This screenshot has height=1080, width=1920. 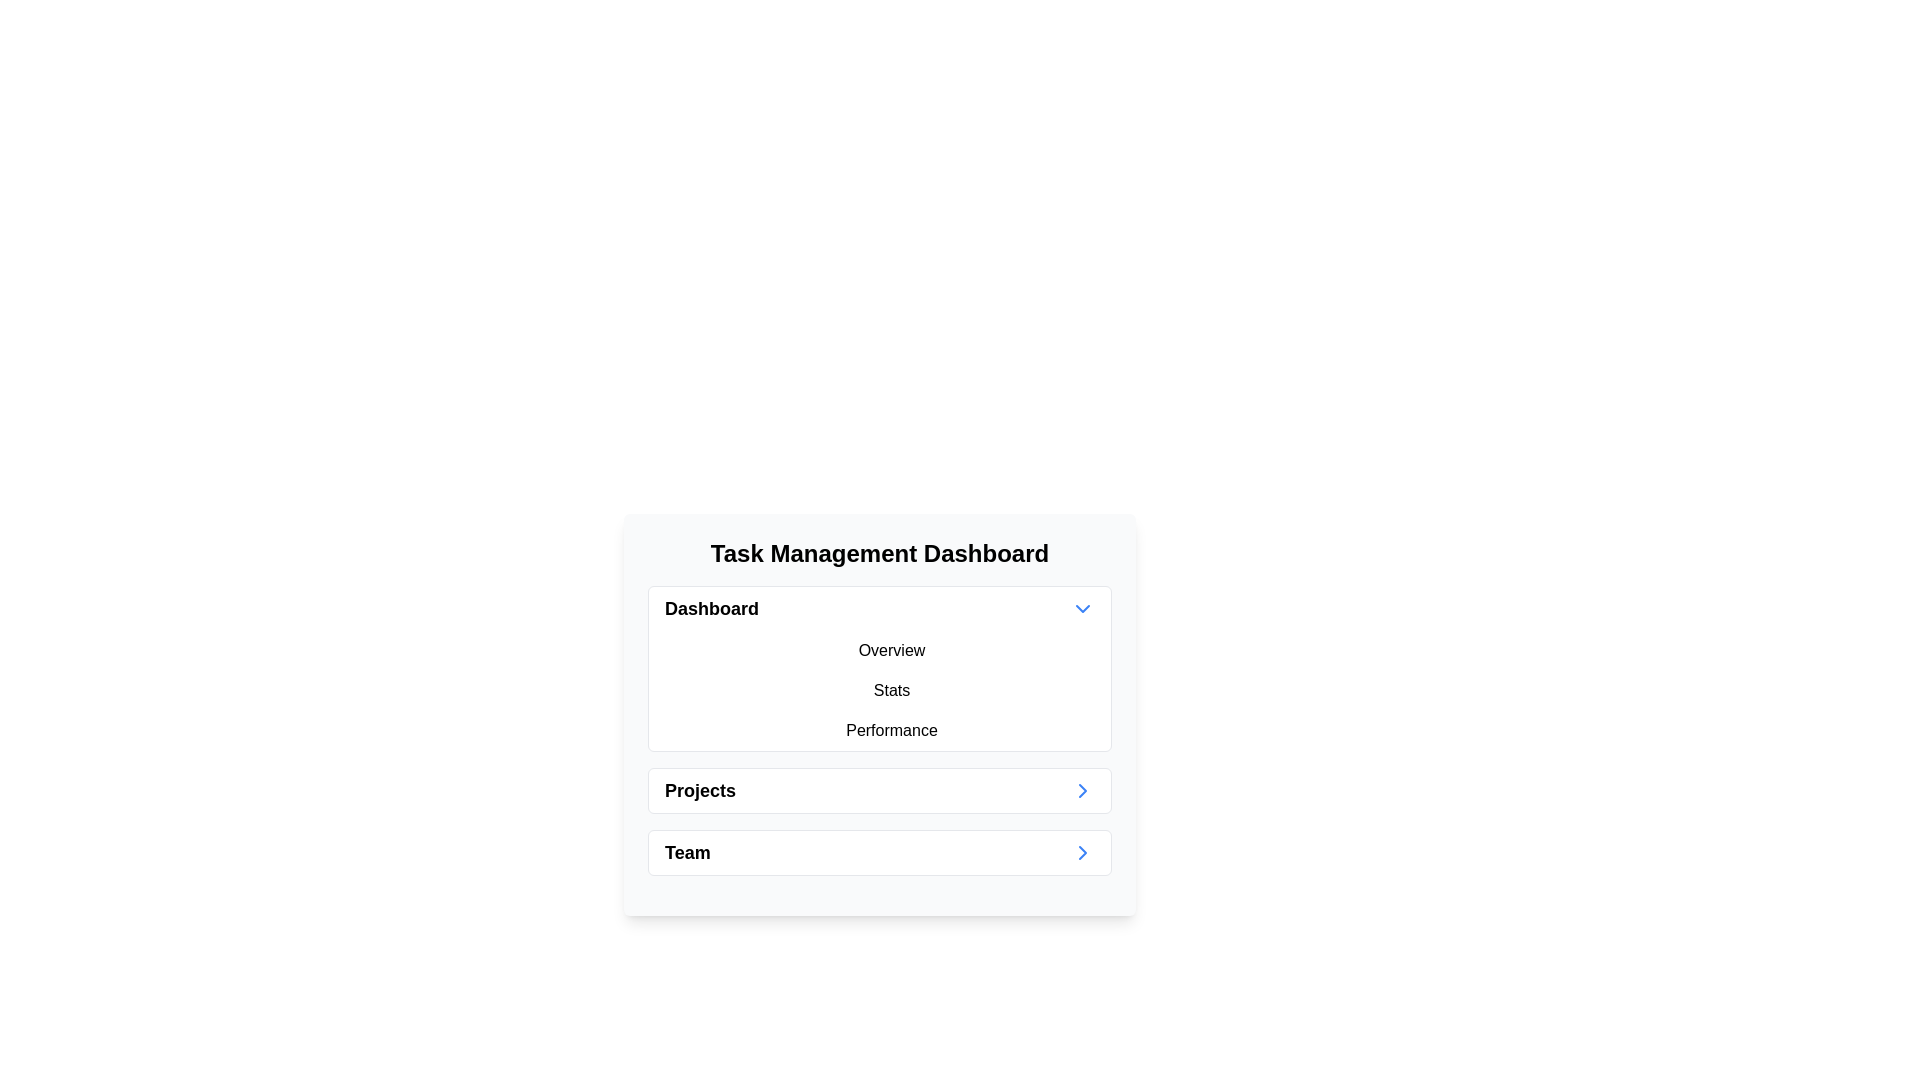 What do you see at coordinates (879, 608) in the screenshot?
I see `the Dropdown Menu Button located at the top of the menu list within the 'Task Management Dashboard' card` at bounding box center [879, 608].